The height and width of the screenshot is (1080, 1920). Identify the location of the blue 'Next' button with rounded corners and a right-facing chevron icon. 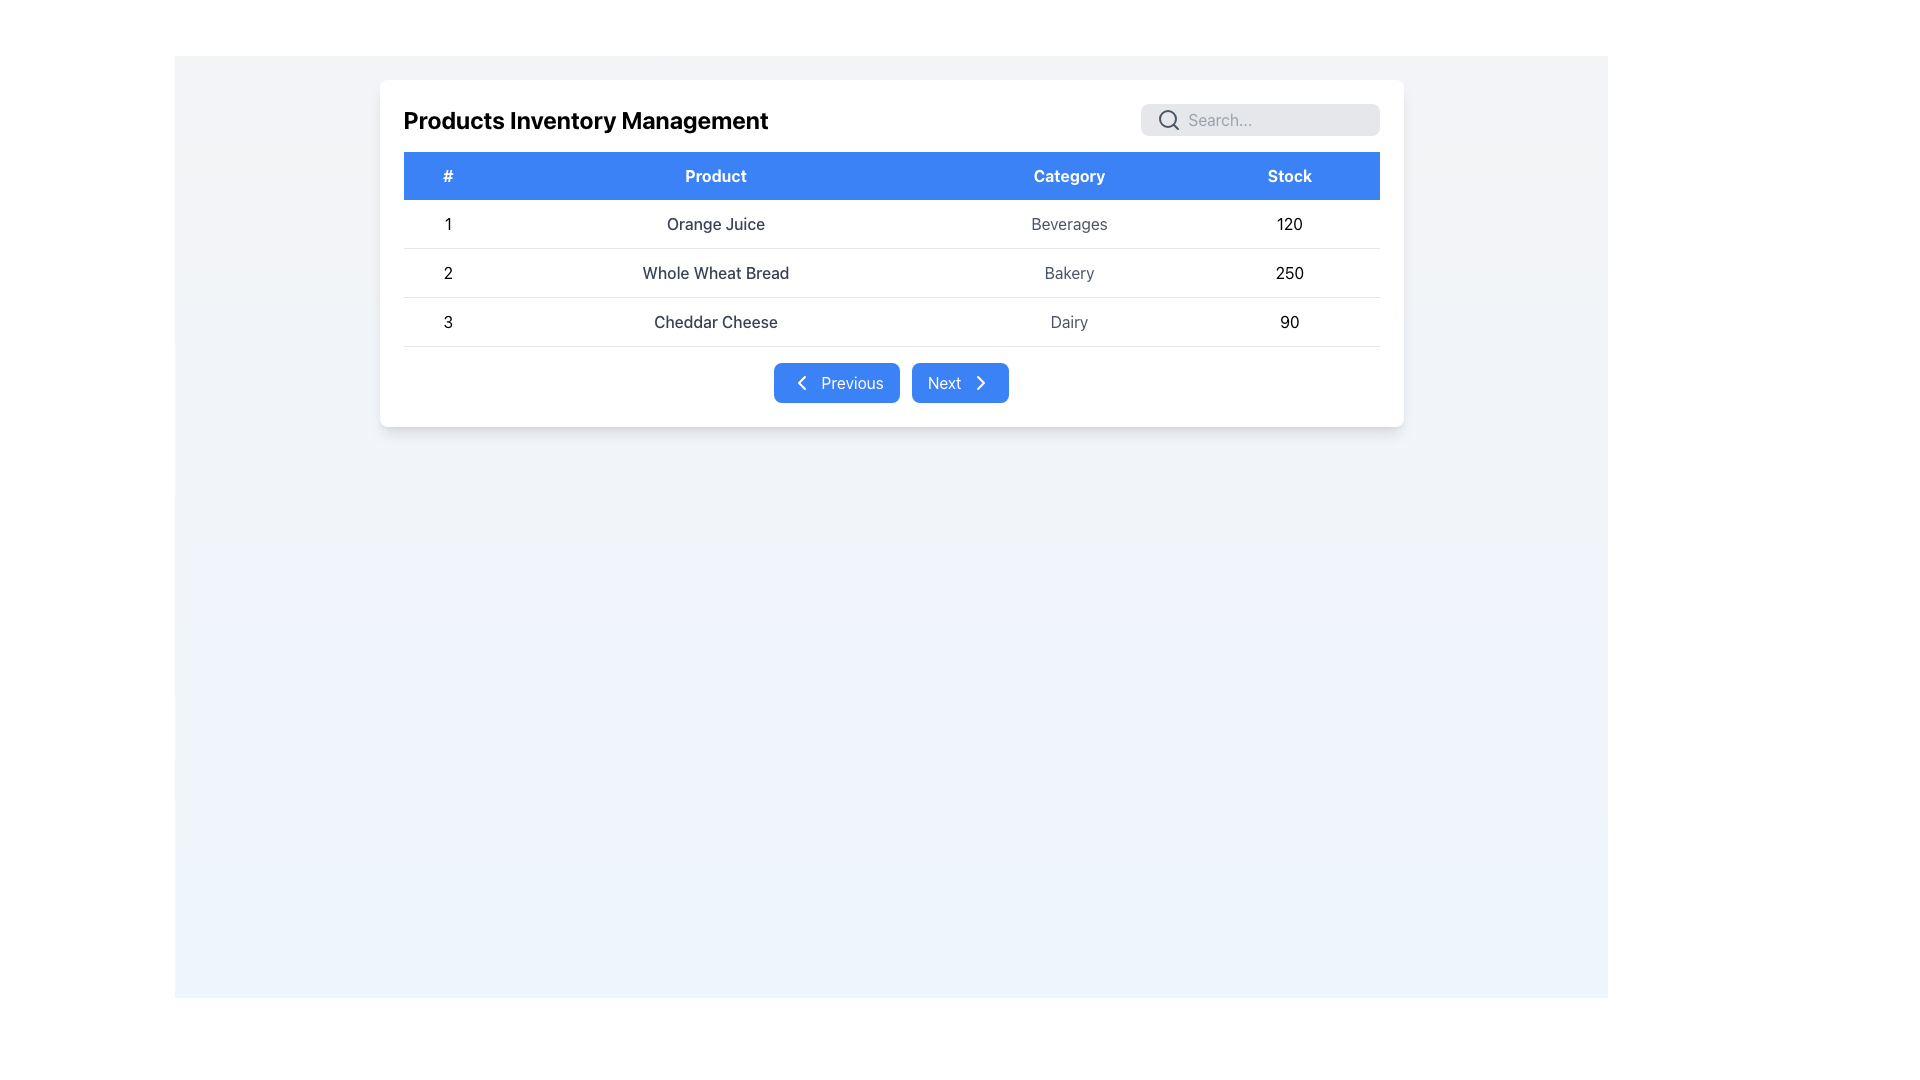
(960, 382).